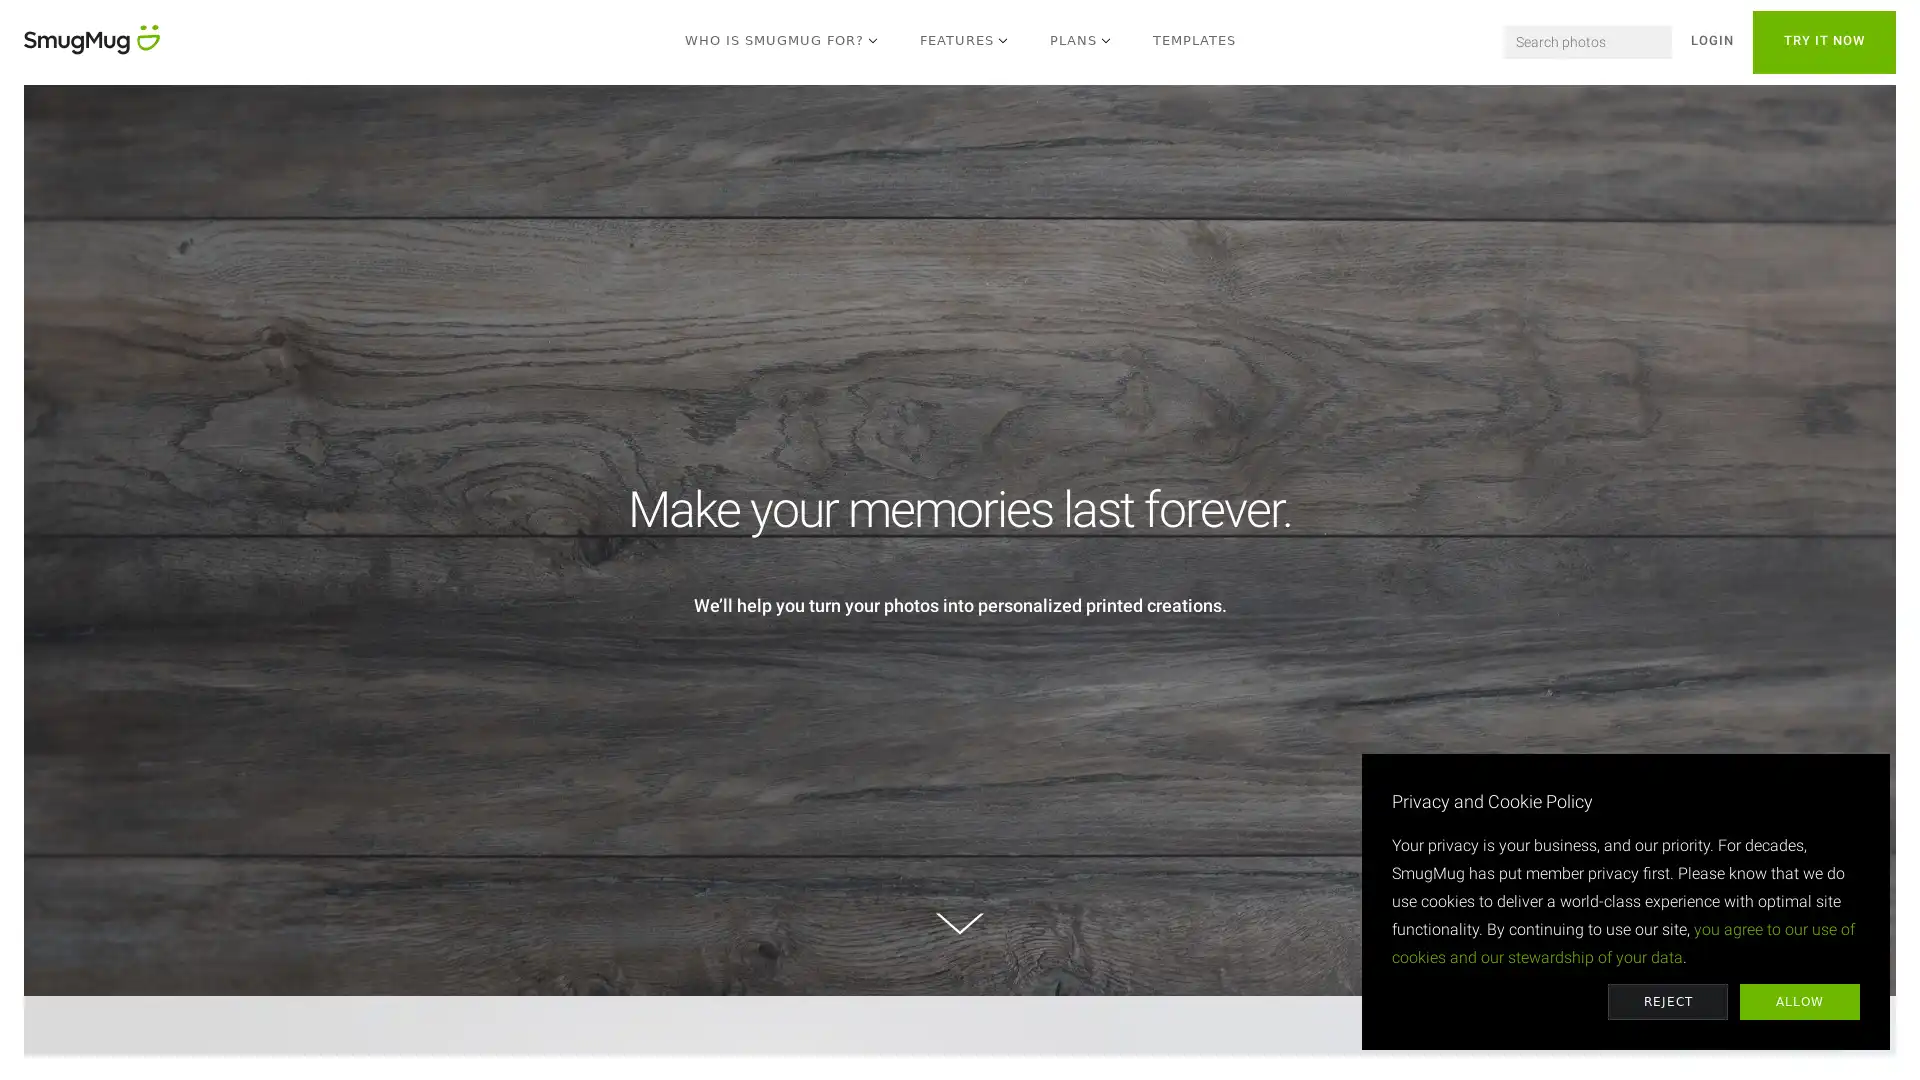 This screenshot has width=1920, height=1080. I want to click on FEATURES, so click(964, 42).